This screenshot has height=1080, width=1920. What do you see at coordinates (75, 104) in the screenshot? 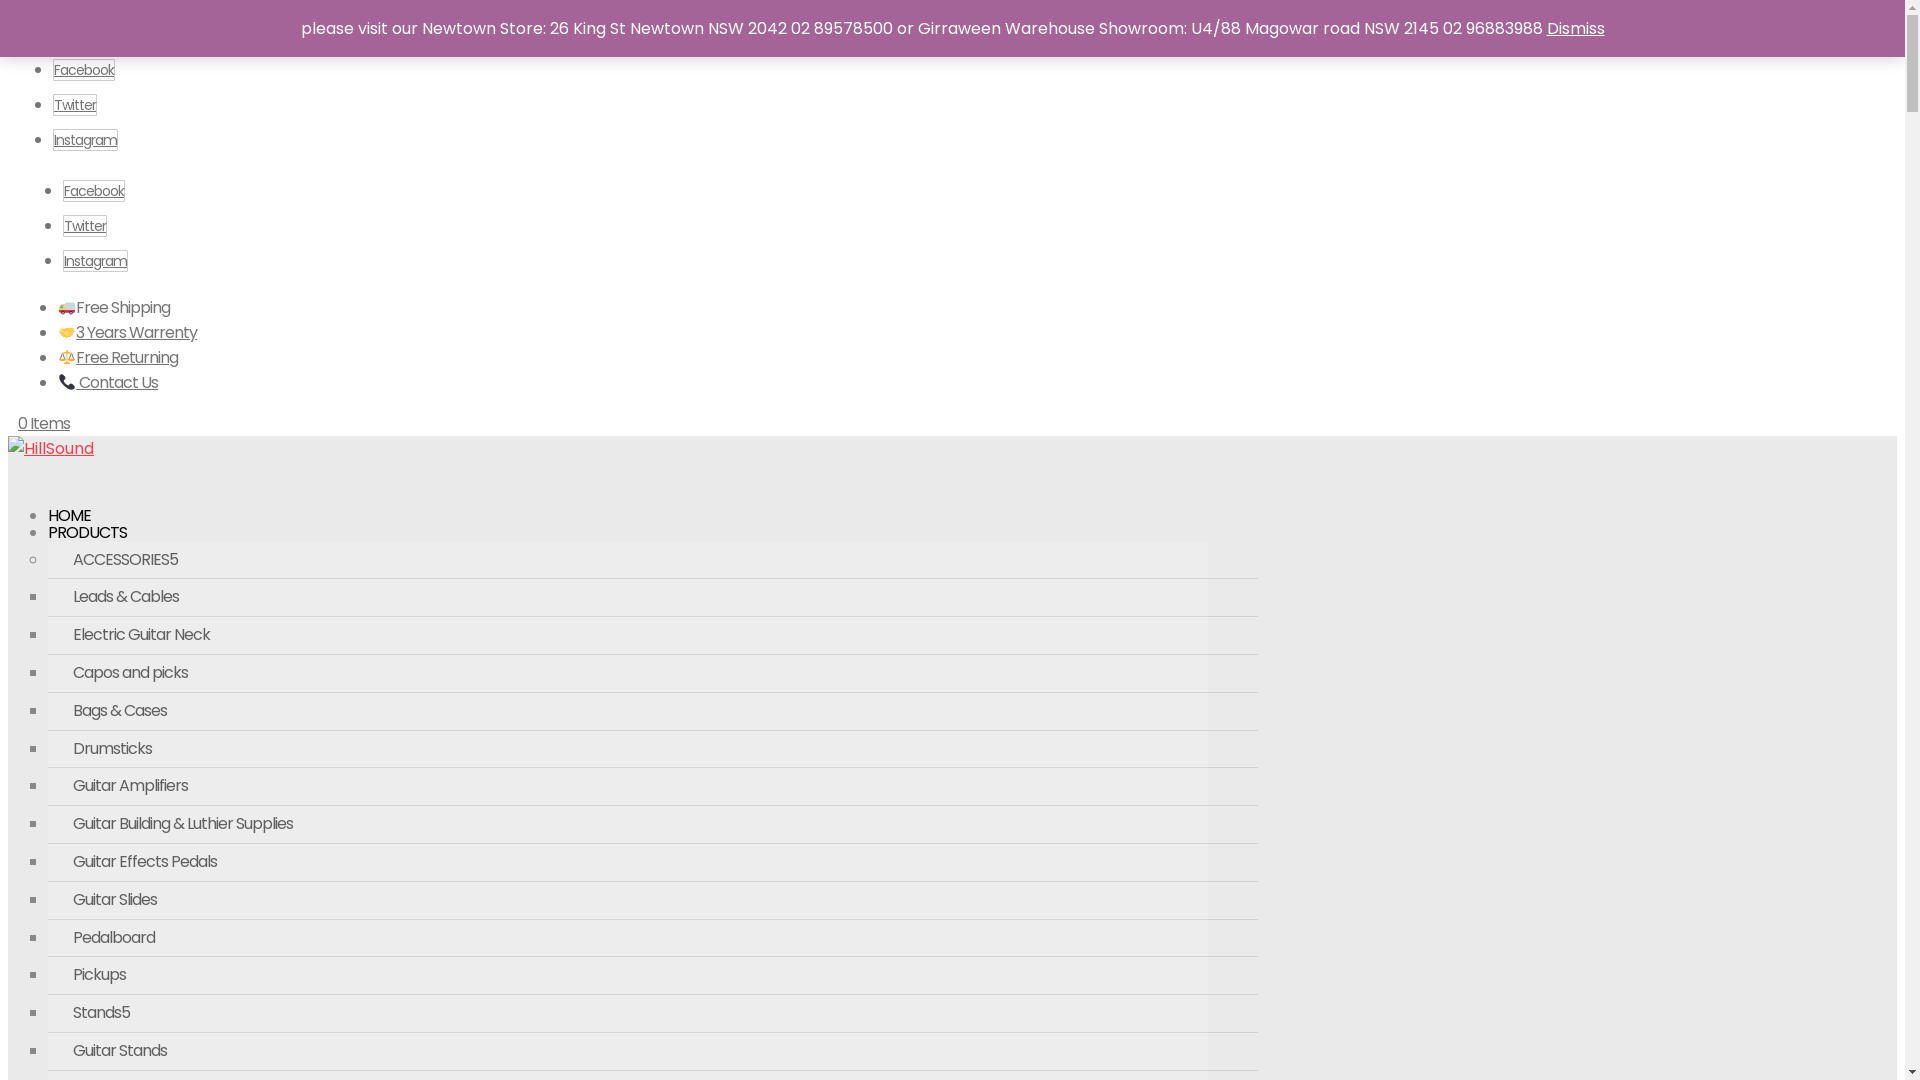
I see `'Twitter'` at bounding box center [75, 104].